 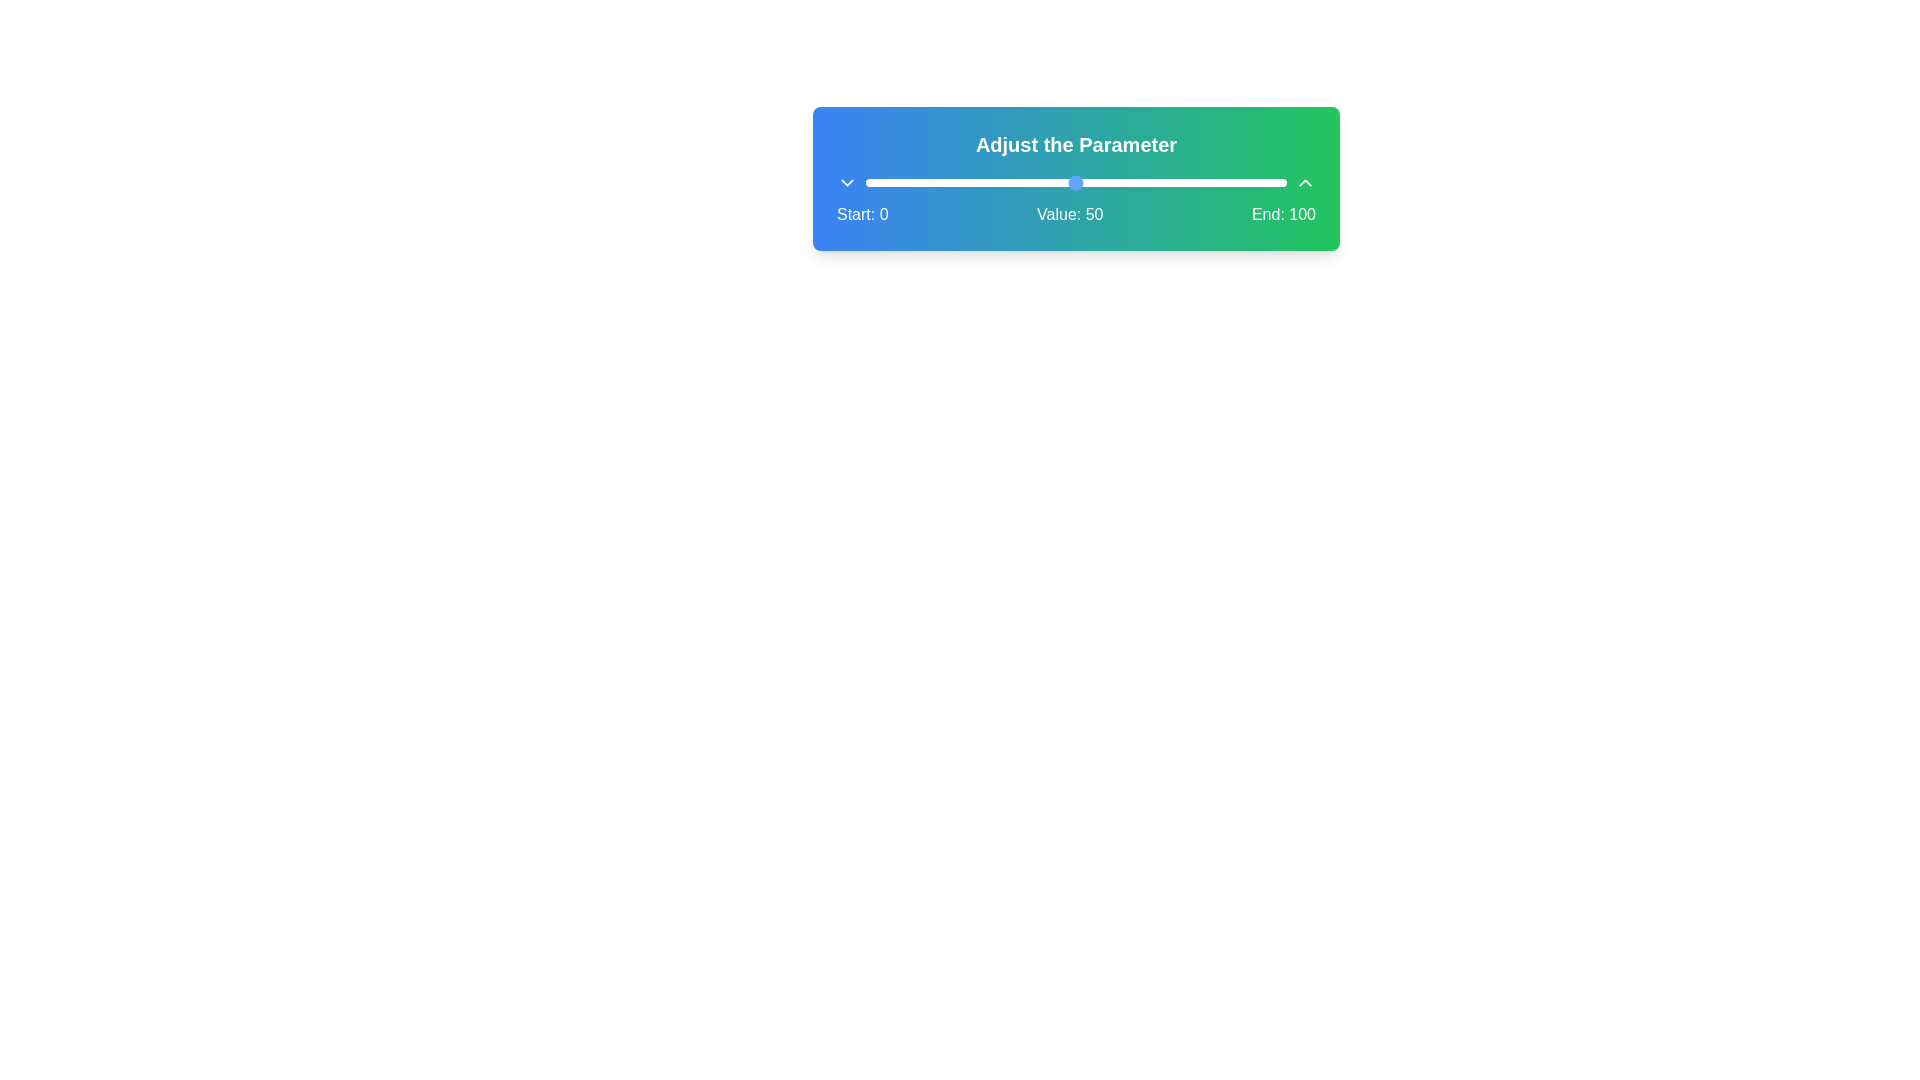 What do you see at coordinates (1075, 215) in the screenshot?
I see `the Text label group that displays the range information of the slider, including 'Start: 0', 'Value: 50', and 'End: 100'` at bounding box center [1075, 215].